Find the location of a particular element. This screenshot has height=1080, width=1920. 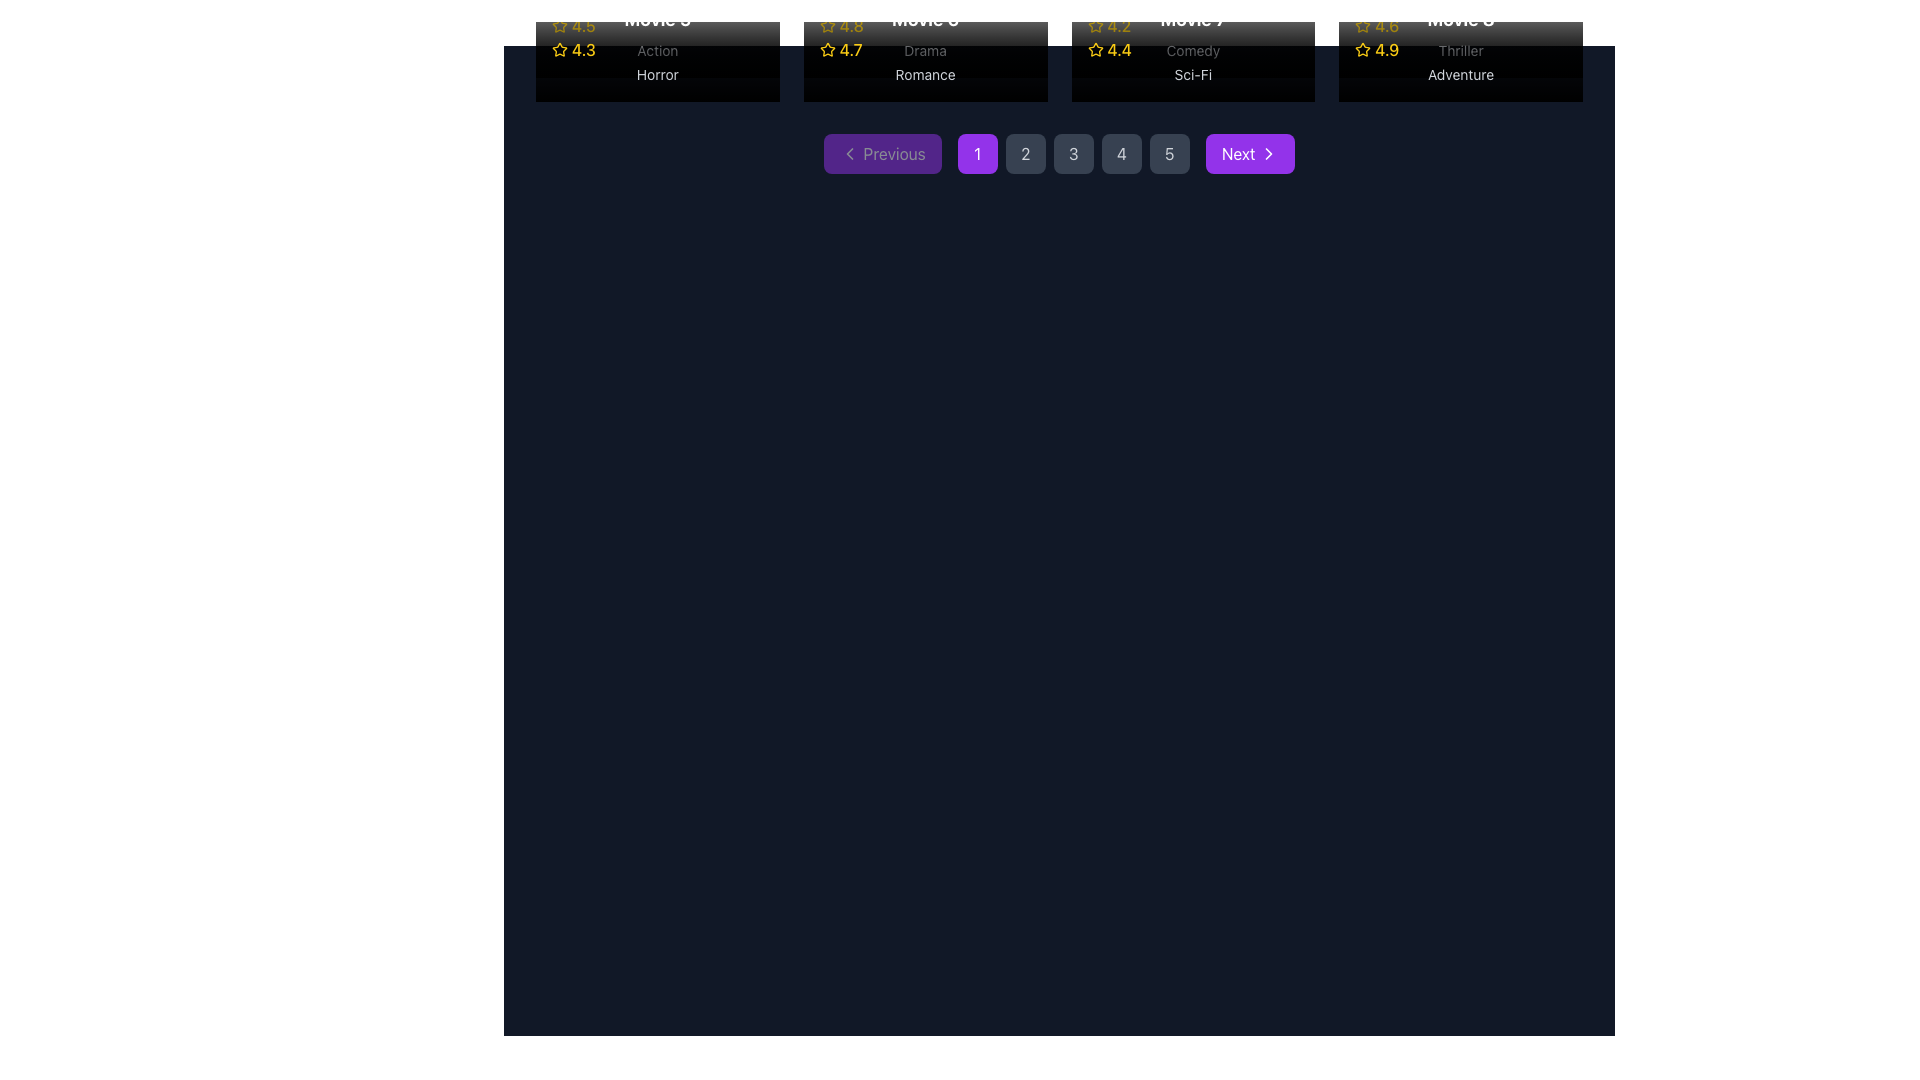

the third pagination button labeled '3' is located at coordinates (1058, 153).